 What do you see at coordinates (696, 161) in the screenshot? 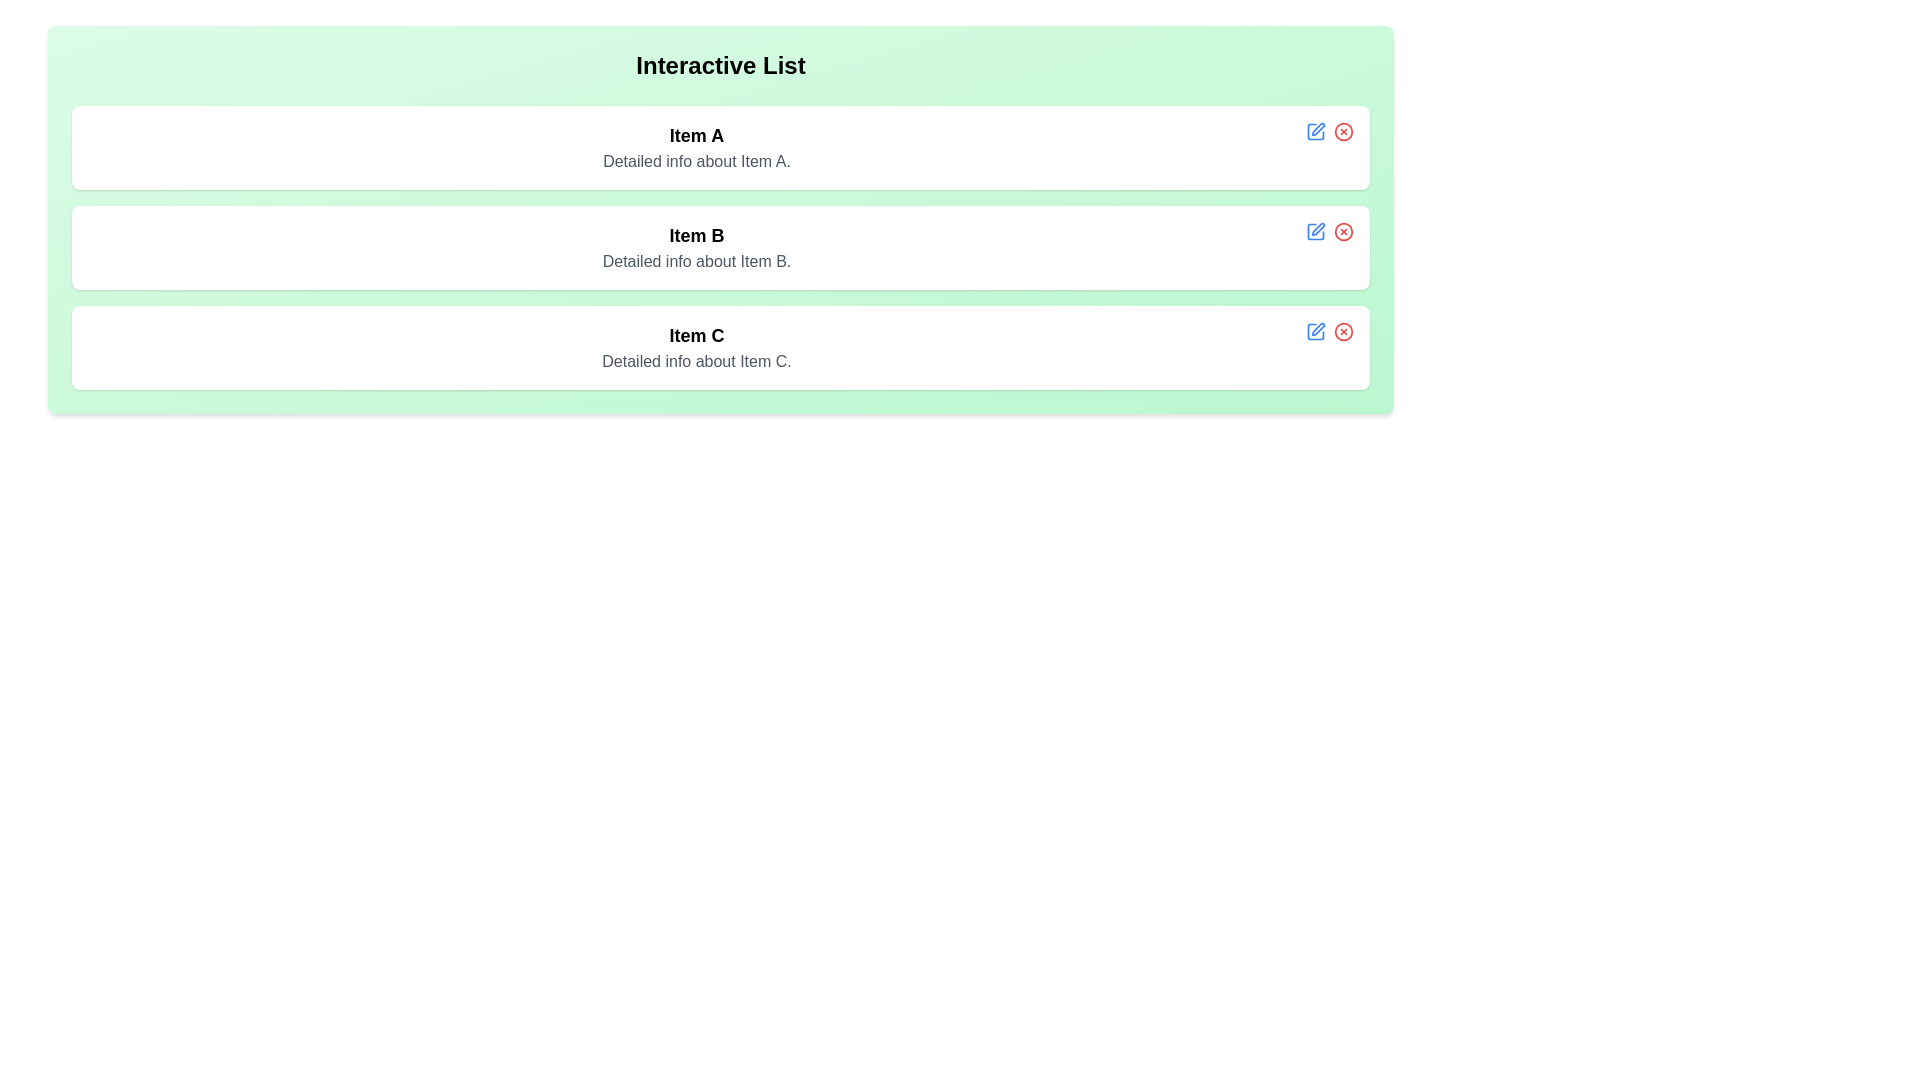
I see `text element that contains 'Detailed info about Item A.', styled in gray color, located below 'Item A' in the 'Interactive List'` at bounding box center [696, 161].